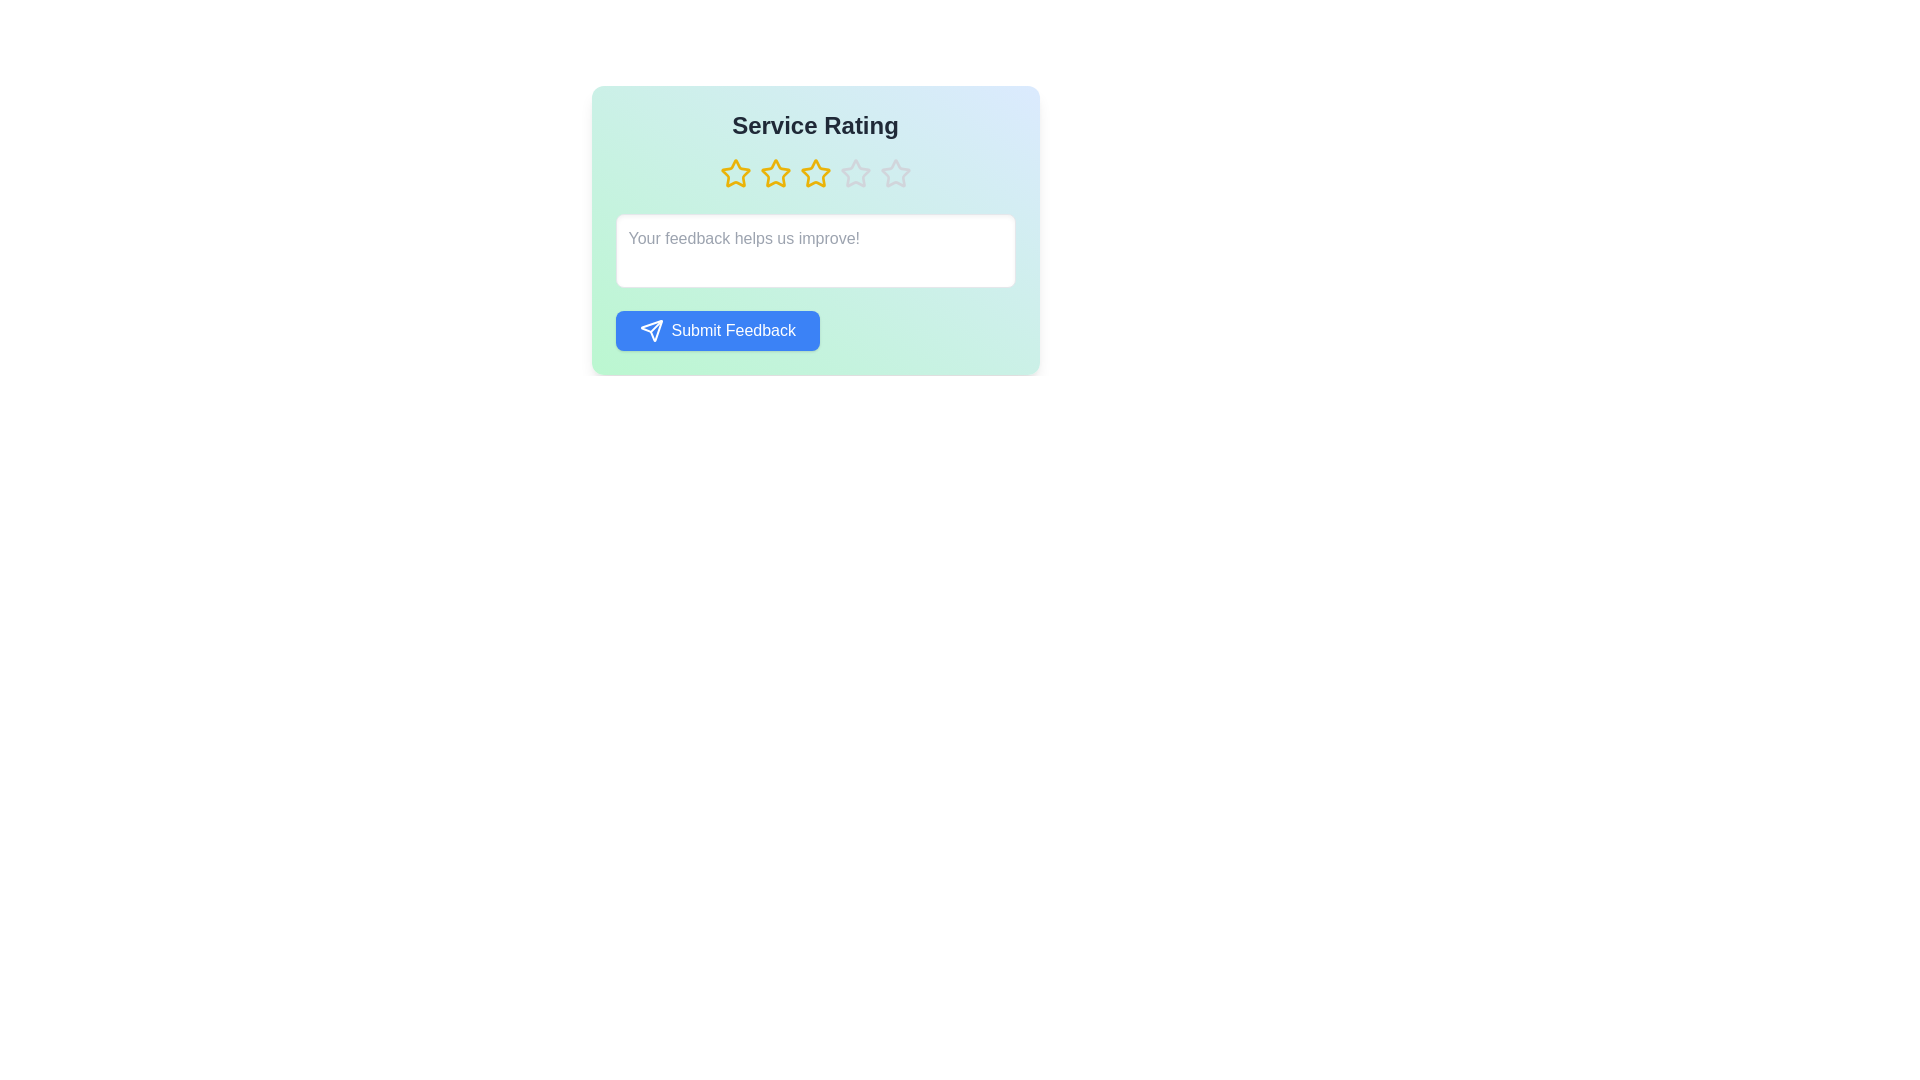 The image size is (1920, 1080). I want to click on the blue 'Submit Feedback' button with rounded corners, which is located beneath the feedback input area in the 'Service Rating' box, so click(815, 330).